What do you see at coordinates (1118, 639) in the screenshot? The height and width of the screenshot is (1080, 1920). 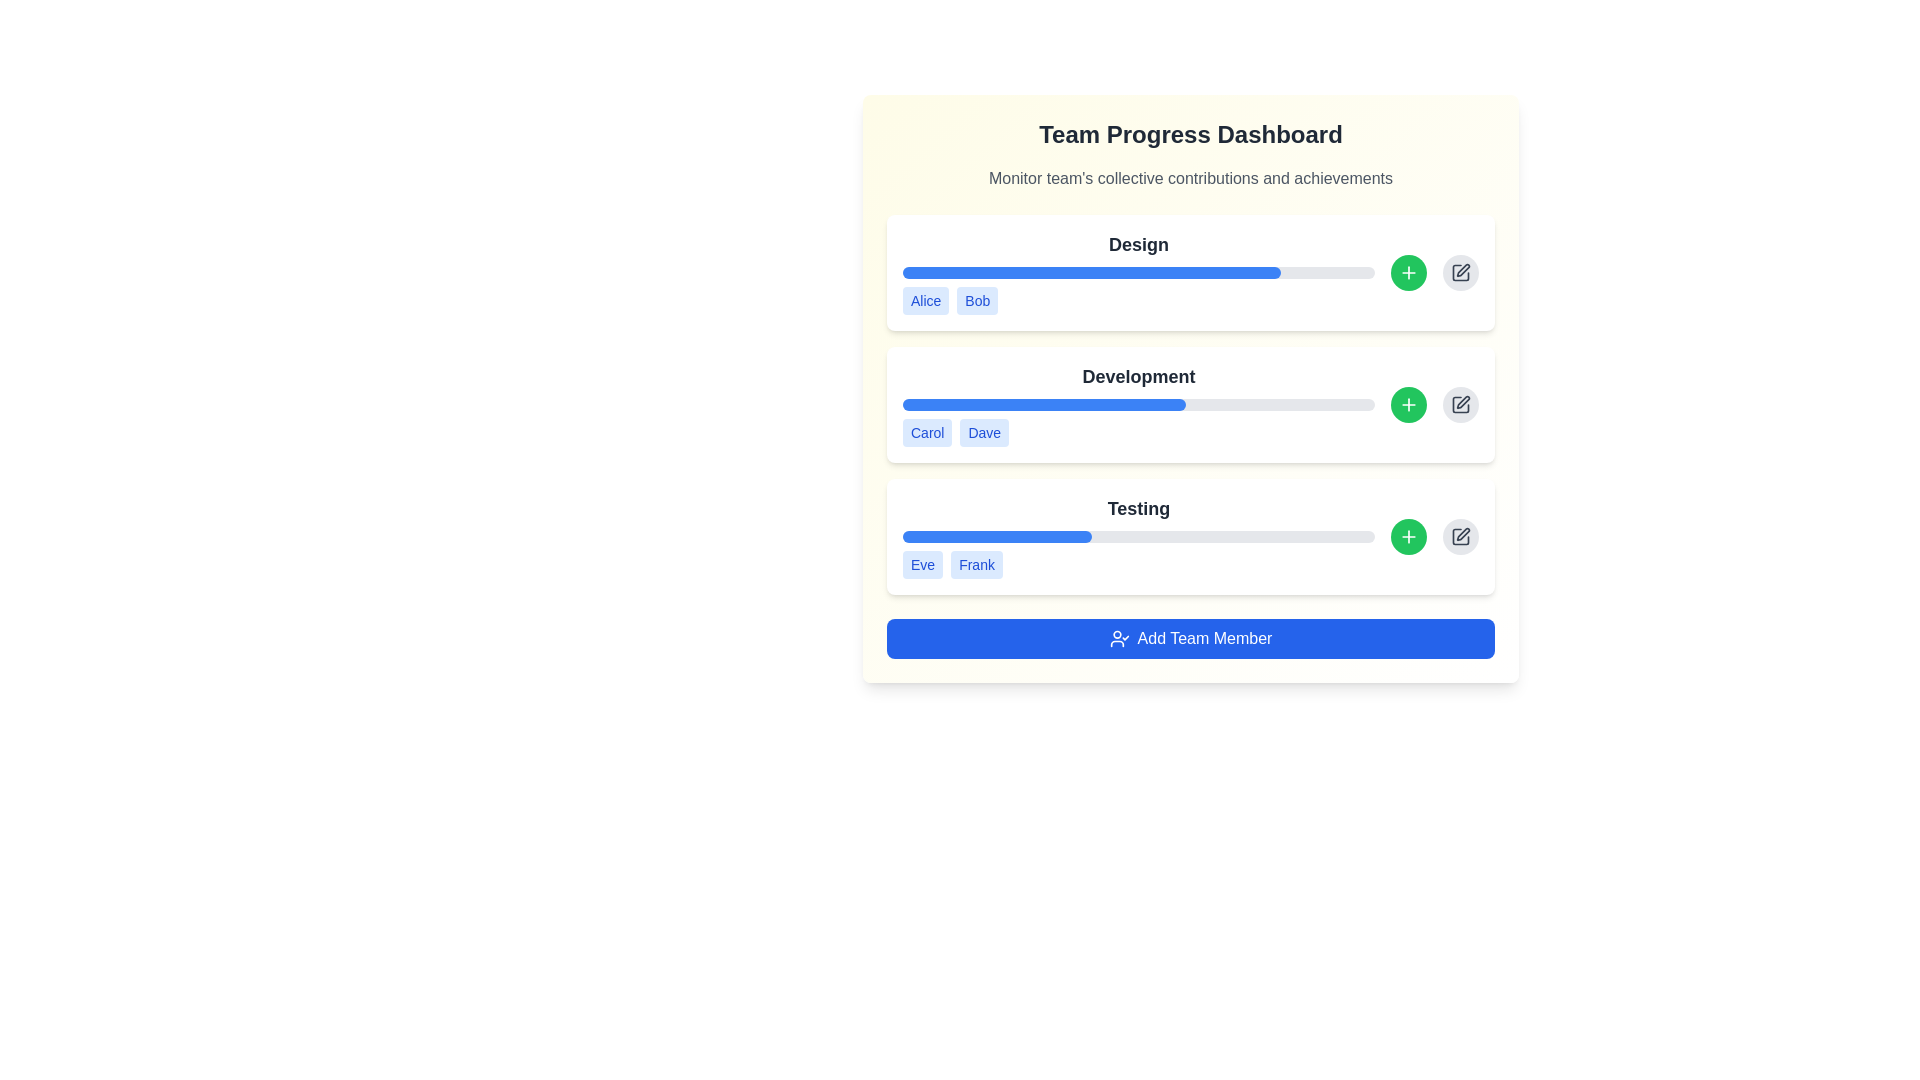 I see `the user icon with a checkmark located within the 'Add Team Member' button at the bottom center of the interface` at bounding box center [1118, 639].